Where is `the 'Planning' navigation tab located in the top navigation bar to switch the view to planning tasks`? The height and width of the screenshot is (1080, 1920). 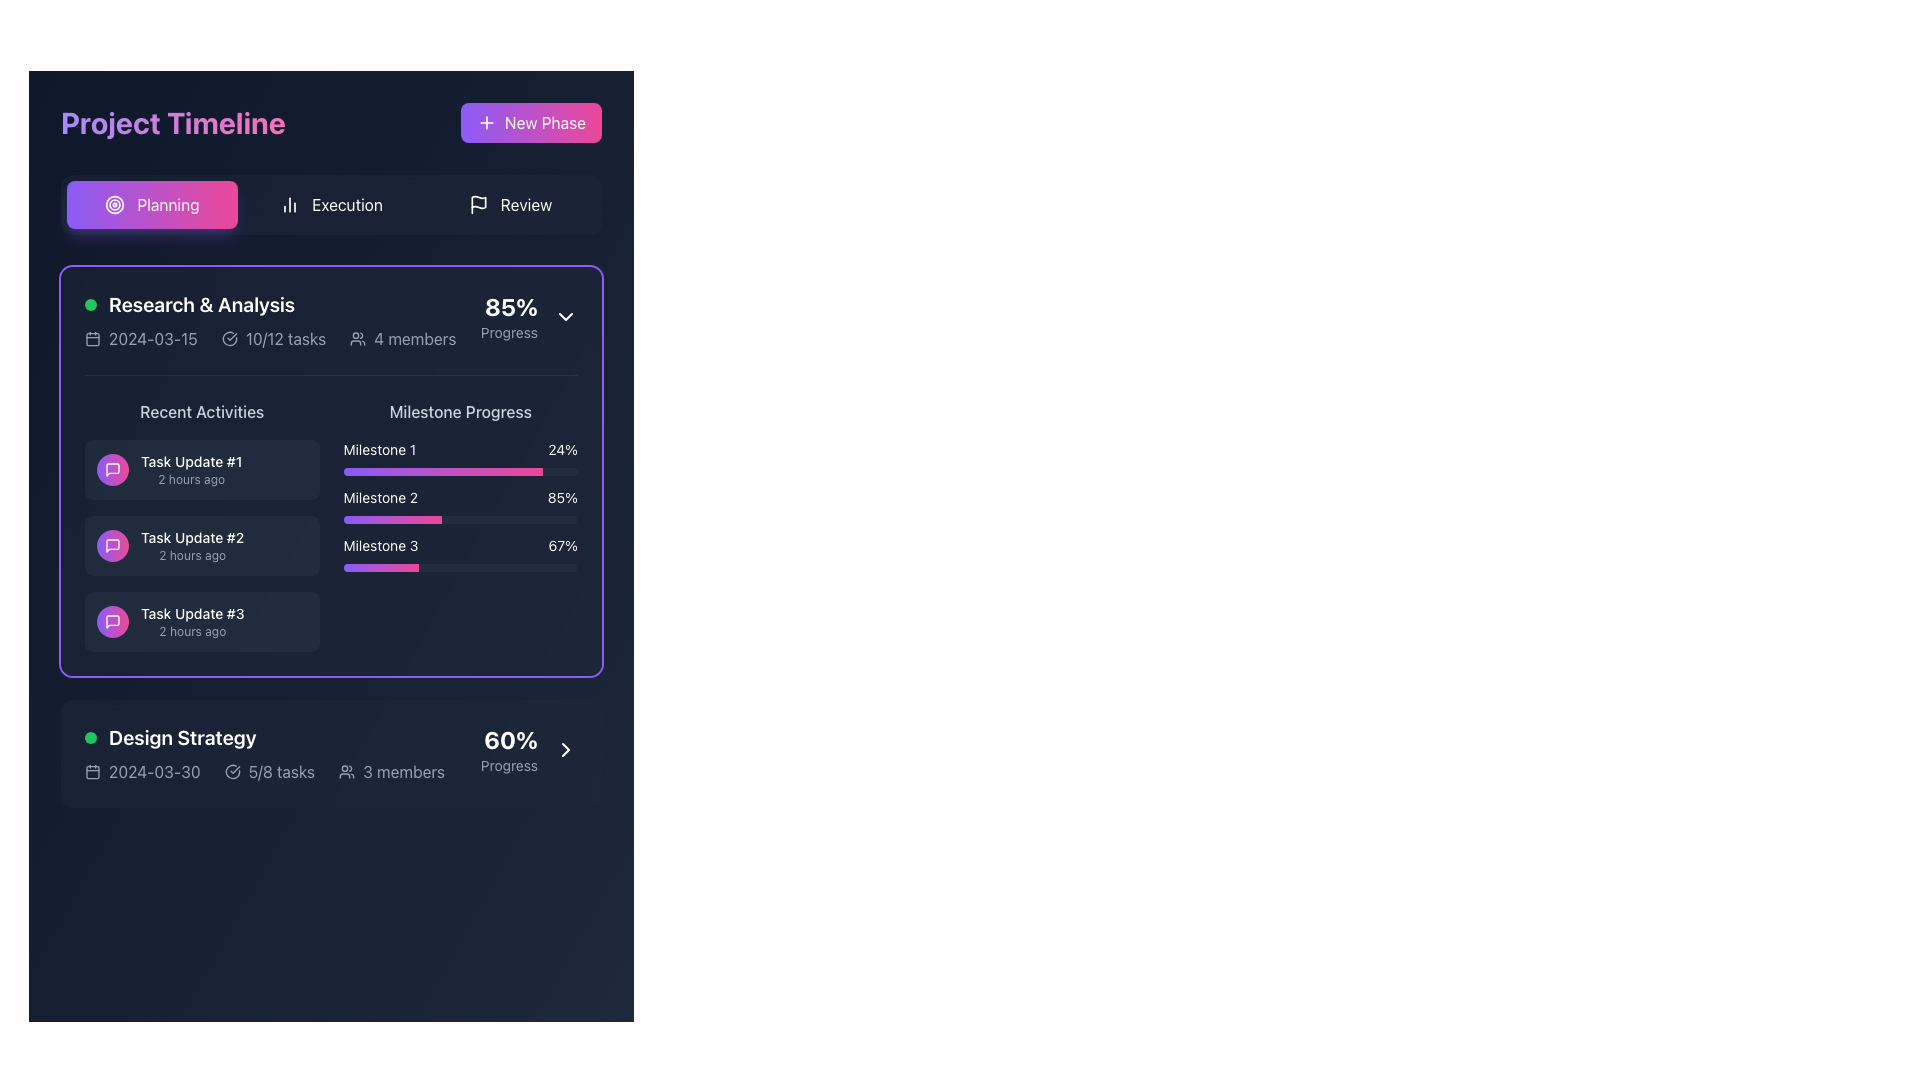 the 'Planning' navigation tab located in the top navigation bar to switch the view to planning tasks is located at coordinates (168, 204).